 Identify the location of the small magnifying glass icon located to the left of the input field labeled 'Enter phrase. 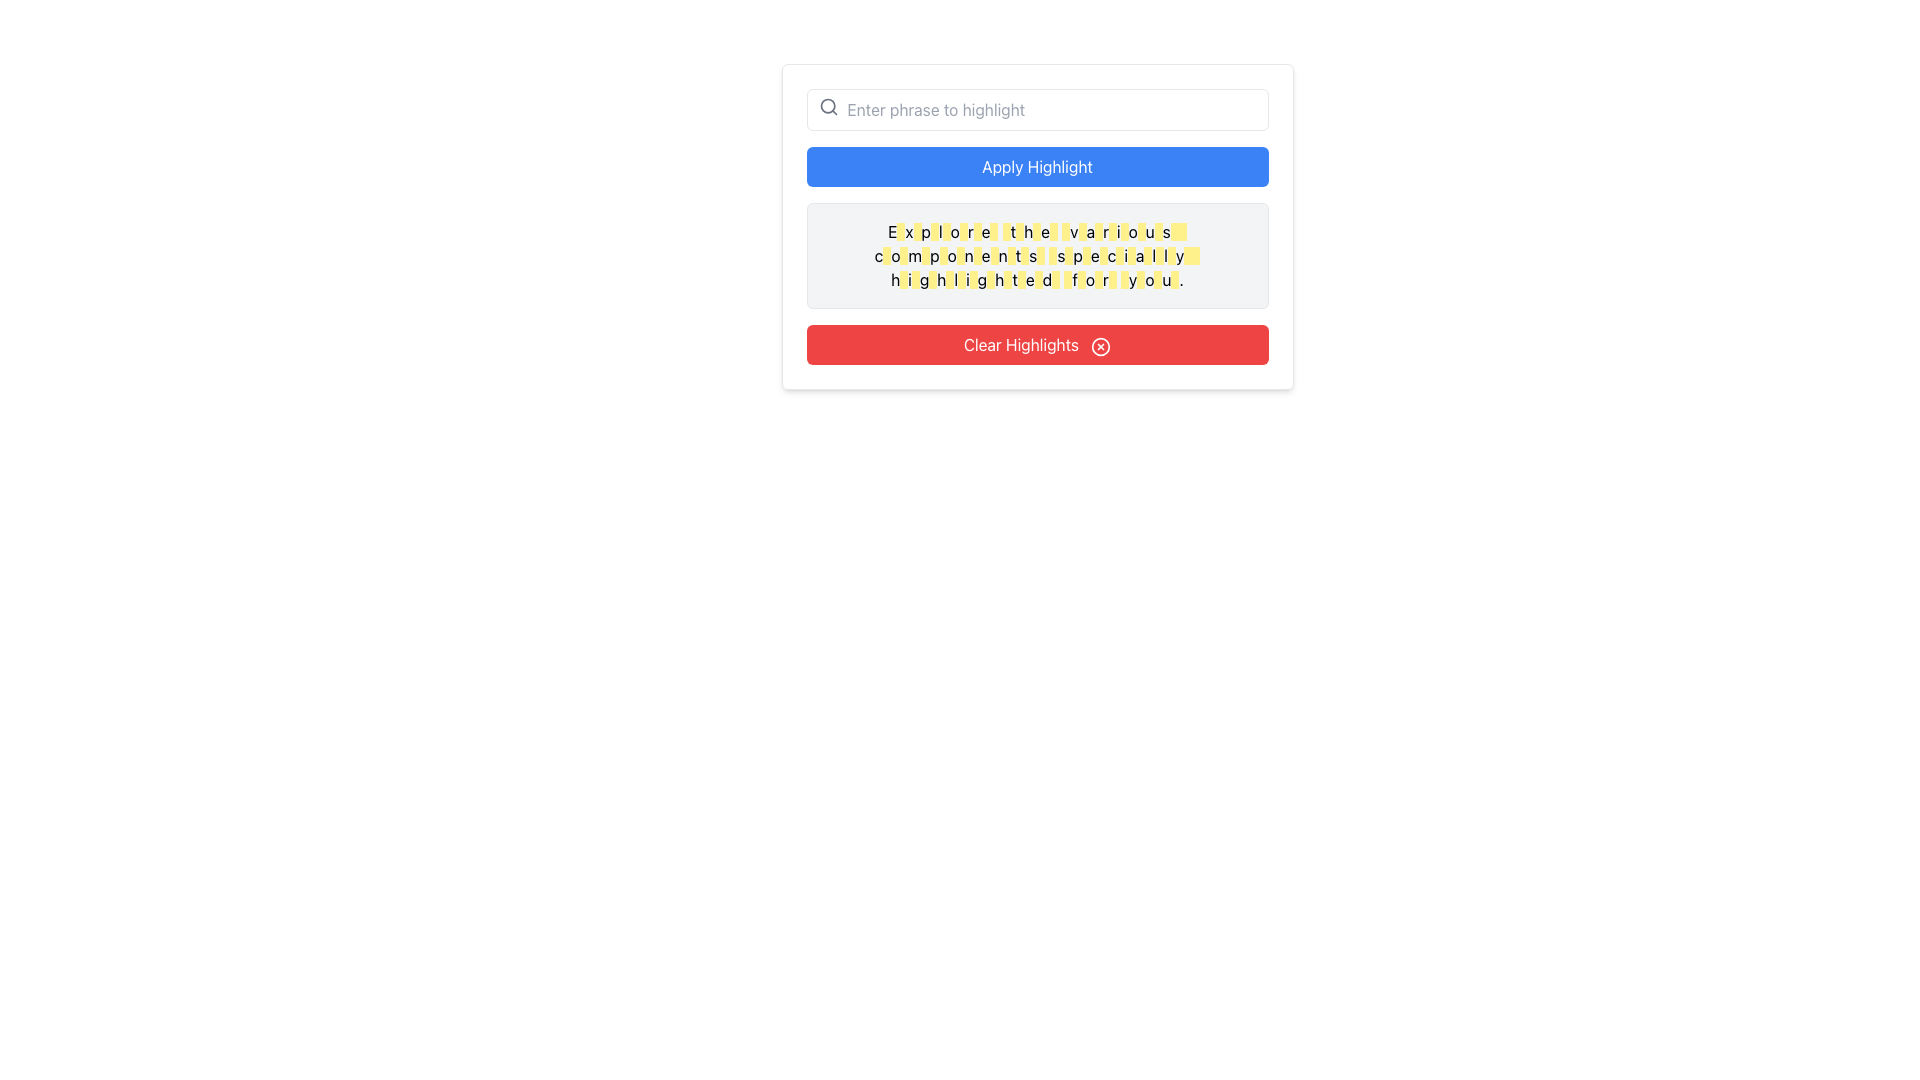
(828, 107).